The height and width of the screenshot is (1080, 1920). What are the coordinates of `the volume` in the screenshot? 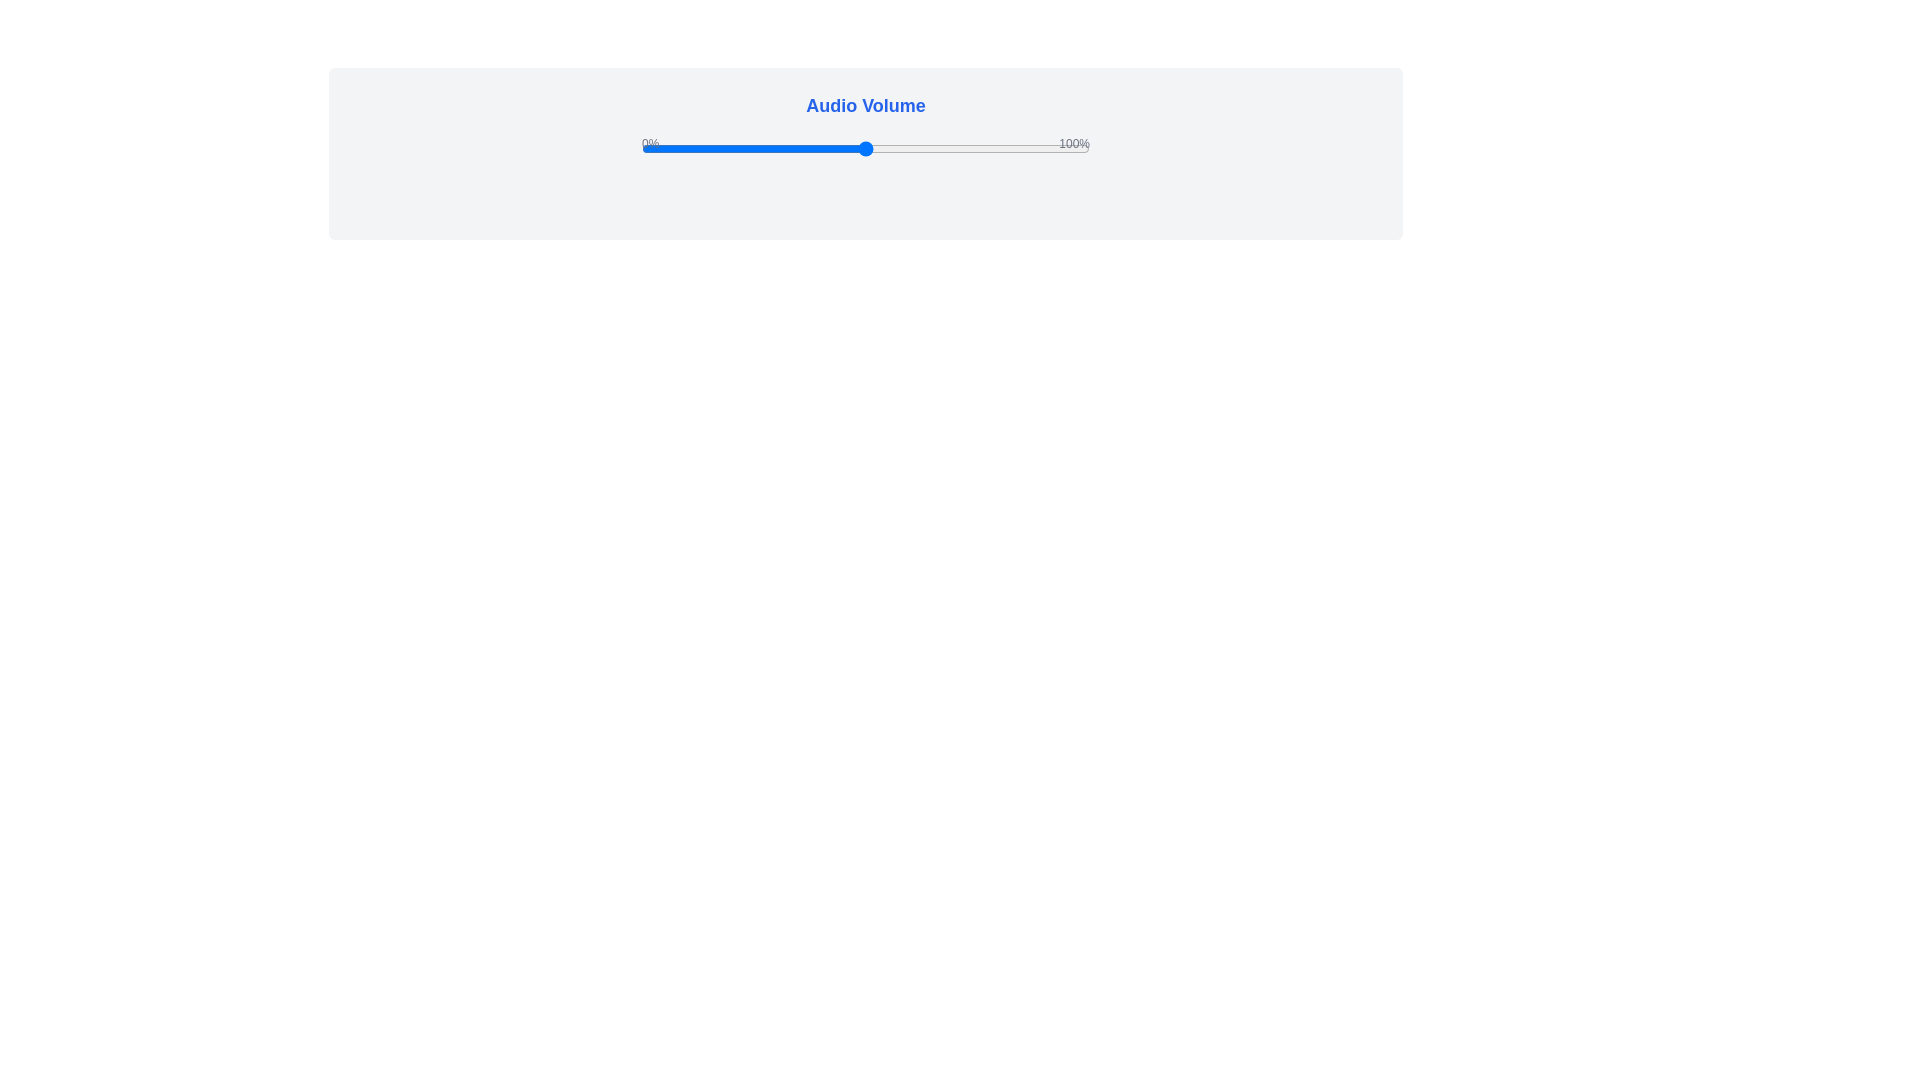 It's located at (739, 148).